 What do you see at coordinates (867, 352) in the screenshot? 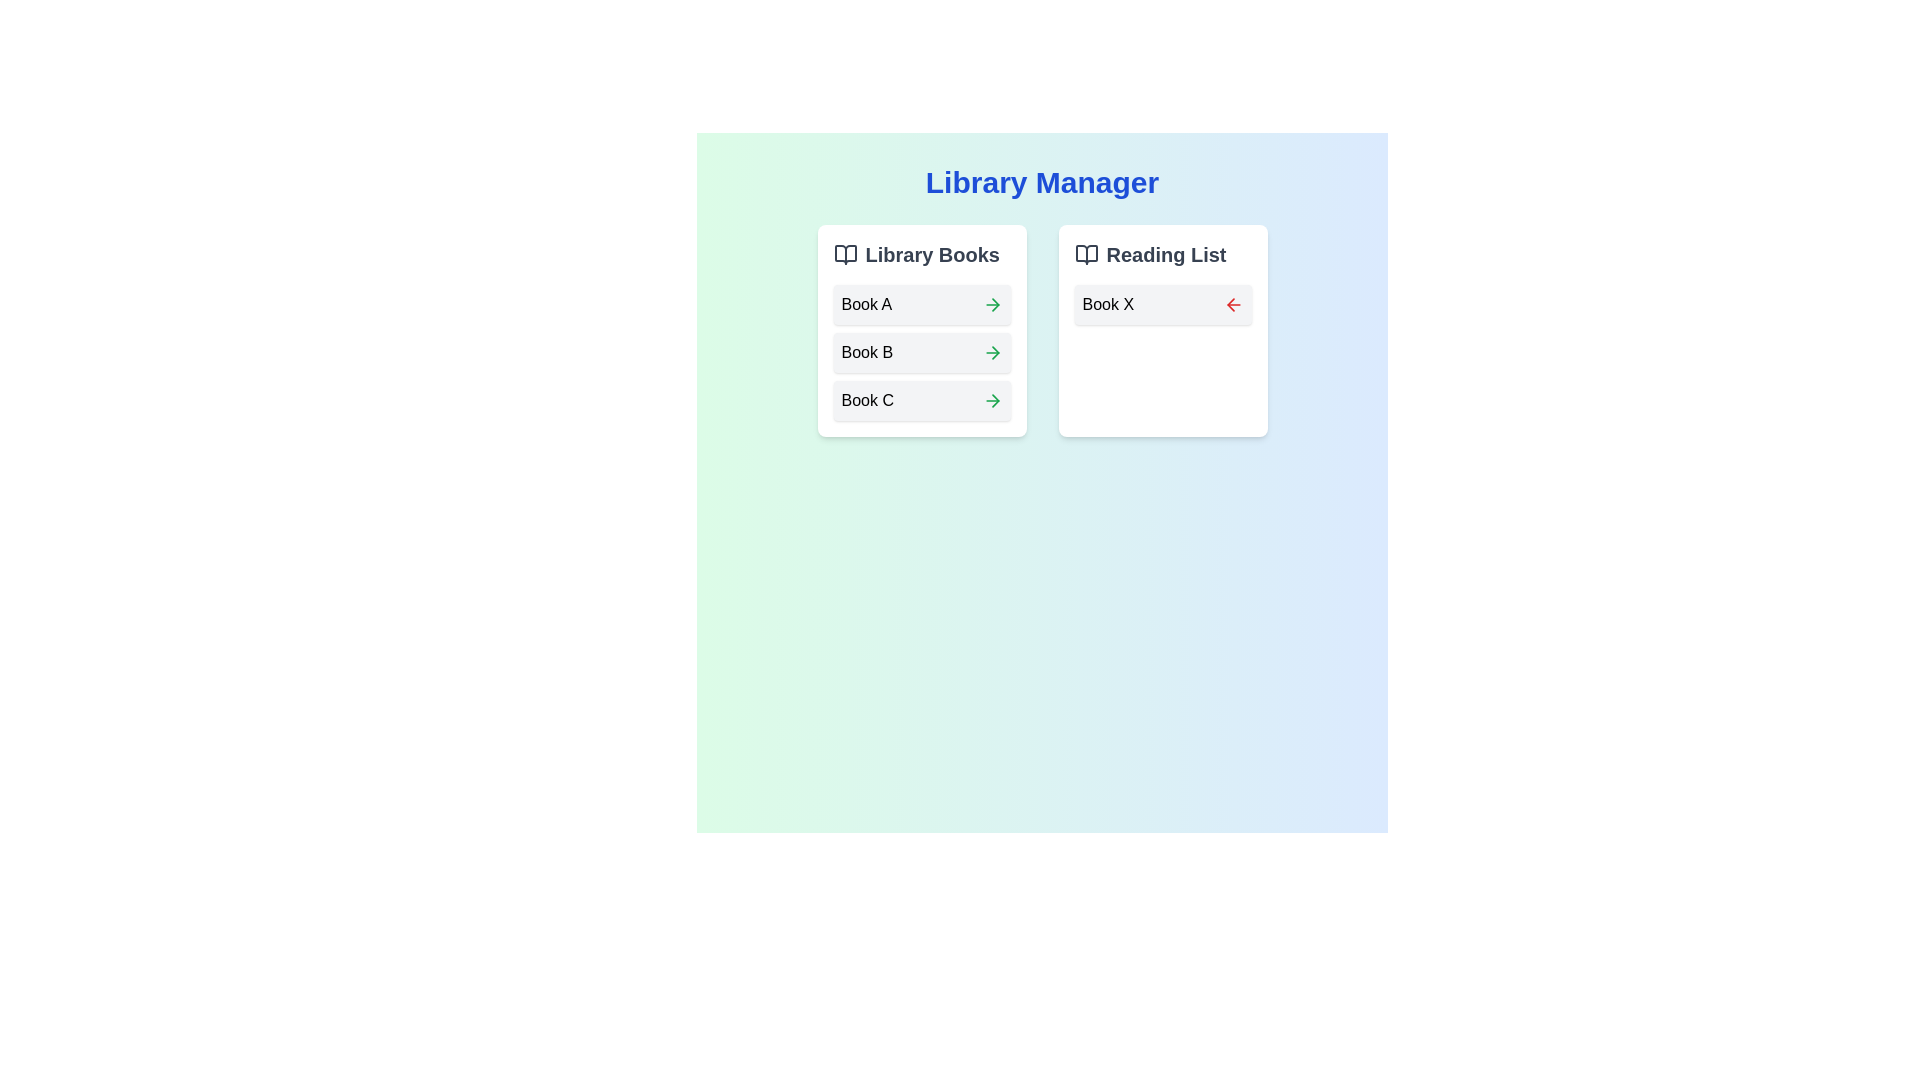
I see `the text label representing 'Book B' within the 'Library Books' section by clicking on it` at bounding box center [867, 352].